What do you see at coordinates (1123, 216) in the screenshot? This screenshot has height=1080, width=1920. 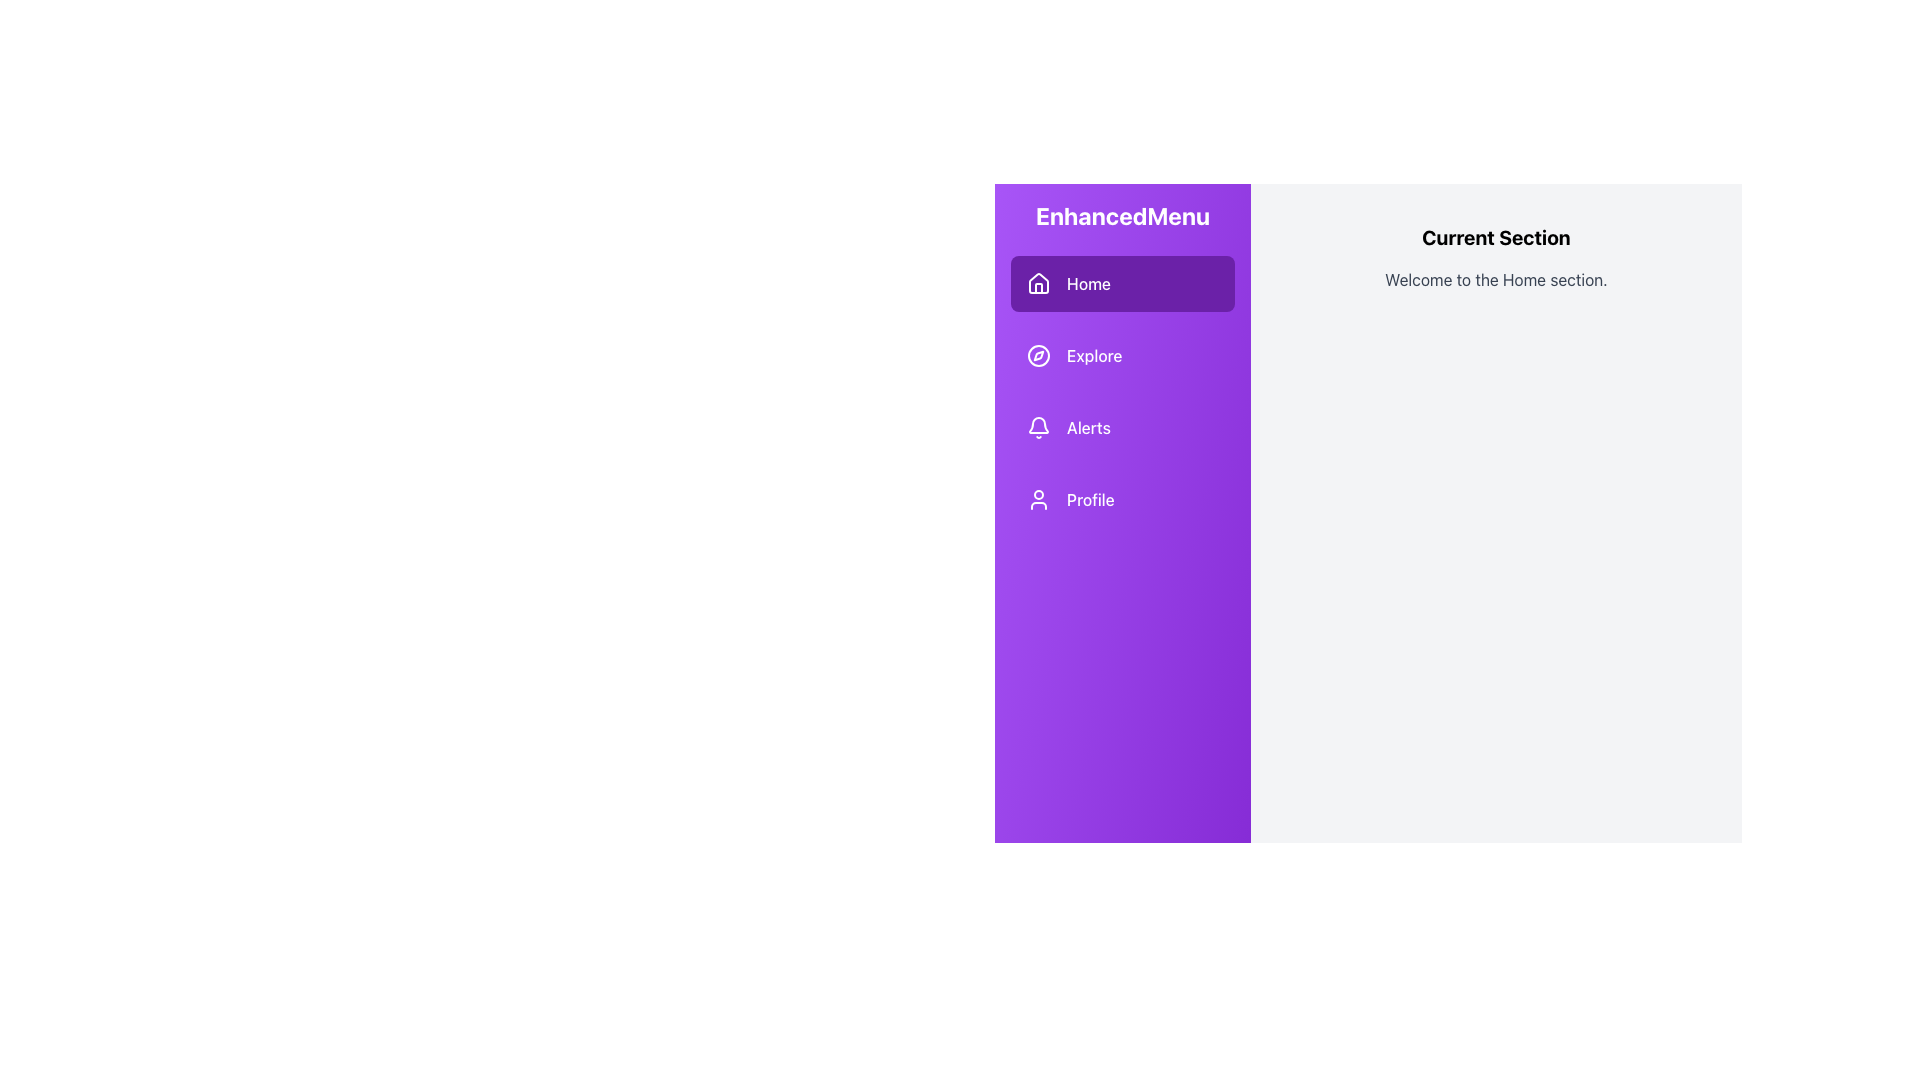 I see `the 'EnhancedMenu' static text label at the top of the sidebar, which is styled in bold white font against a gradient purple background` at bounding box center [1123, 216].